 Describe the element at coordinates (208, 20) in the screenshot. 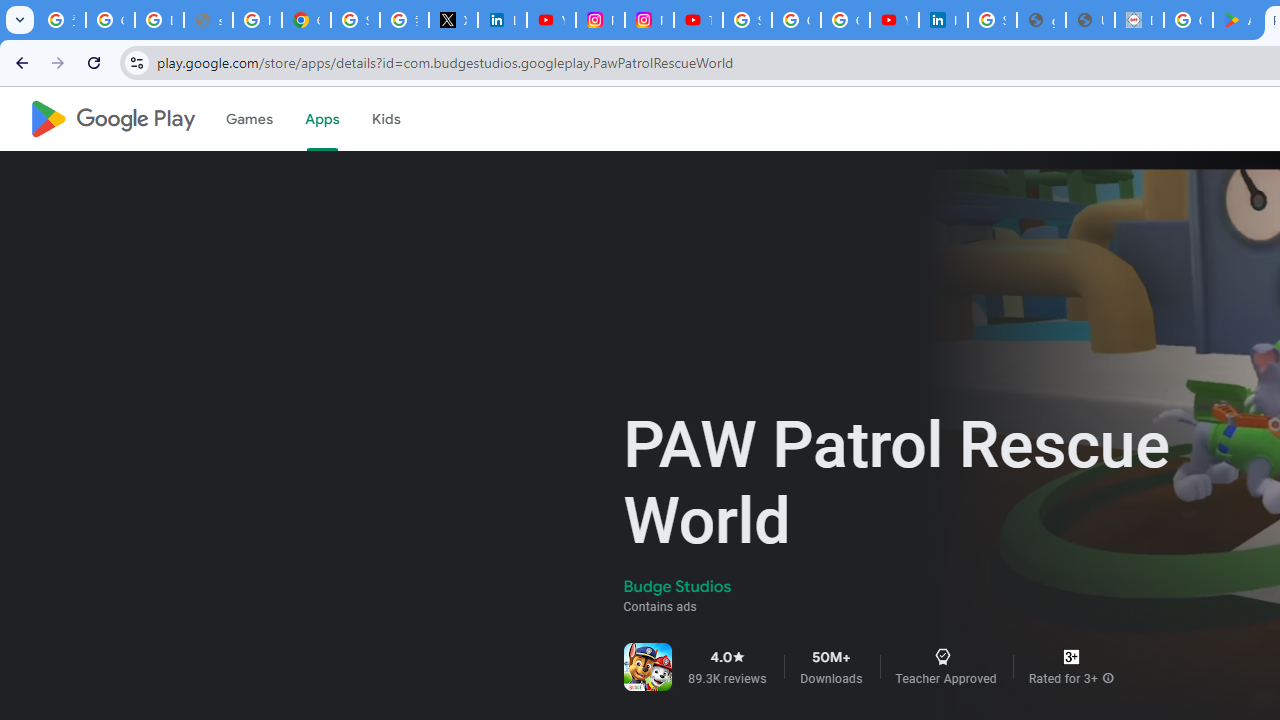

I see `'support.google.com - Network error'` at that location.